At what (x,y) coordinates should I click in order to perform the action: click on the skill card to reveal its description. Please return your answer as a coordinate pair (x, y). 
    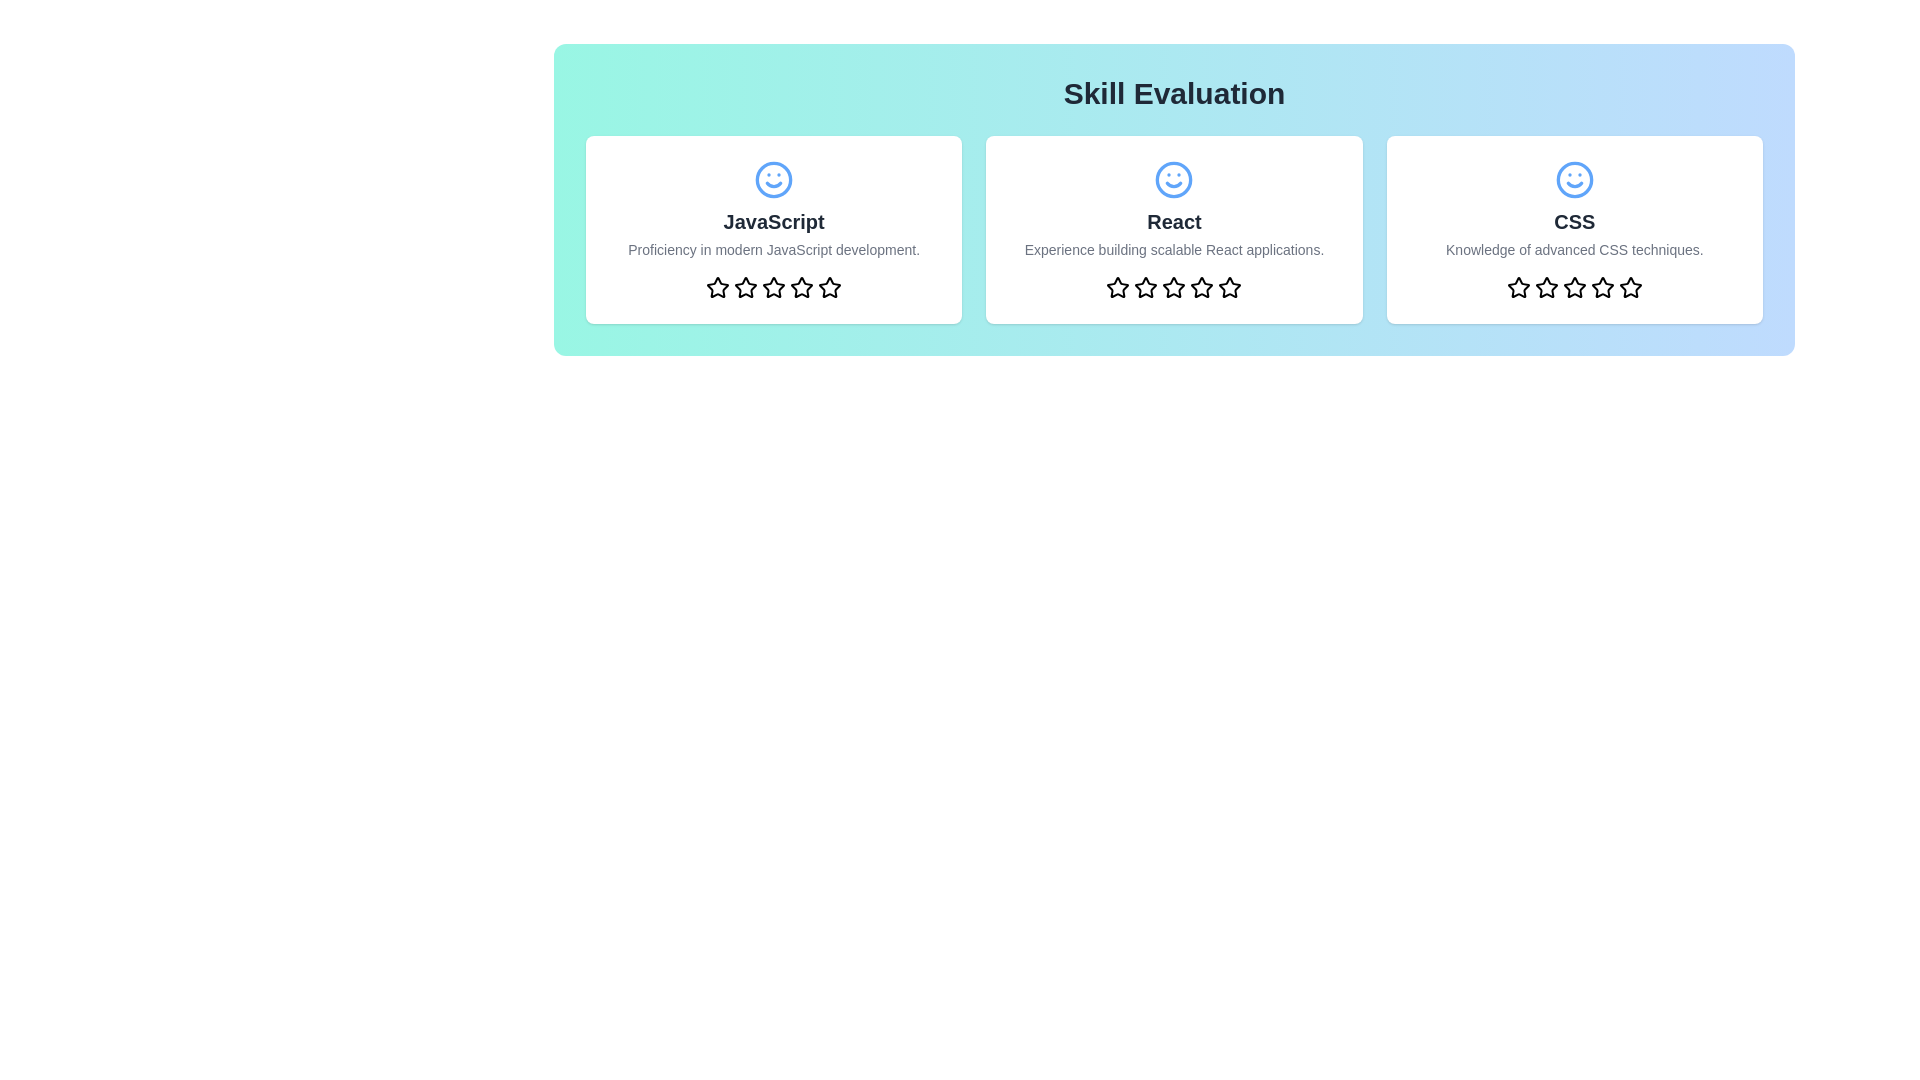
    Looking at the image, I should click on (772, 229).